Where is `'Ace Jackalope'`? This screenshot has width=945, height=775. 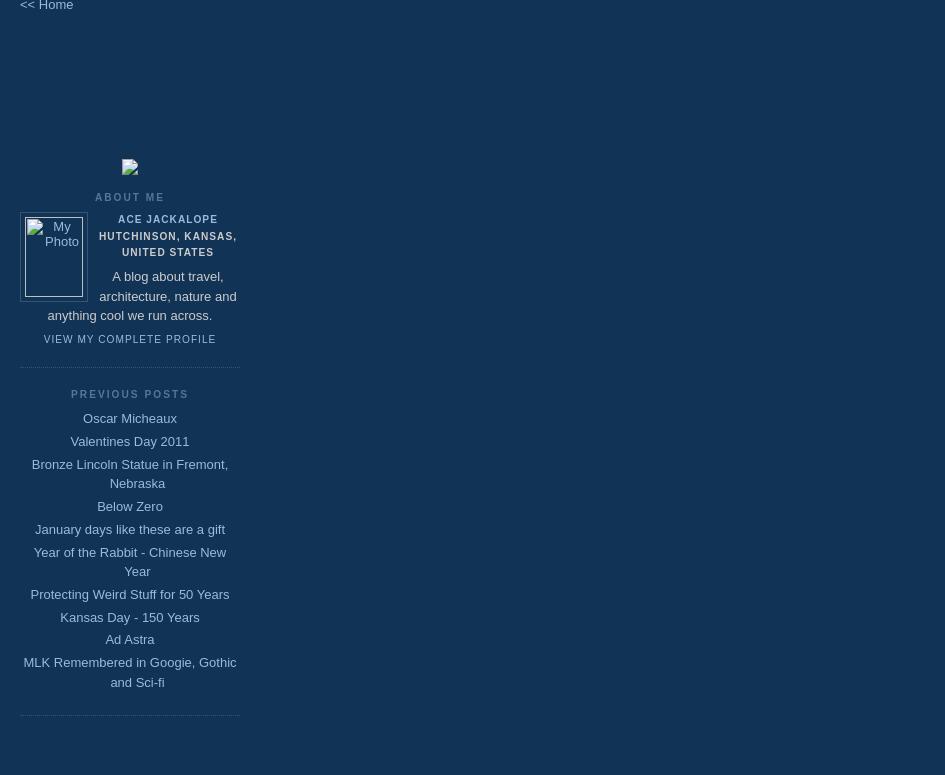 'Ace Jackalope' is located at coordinates (167, 218).